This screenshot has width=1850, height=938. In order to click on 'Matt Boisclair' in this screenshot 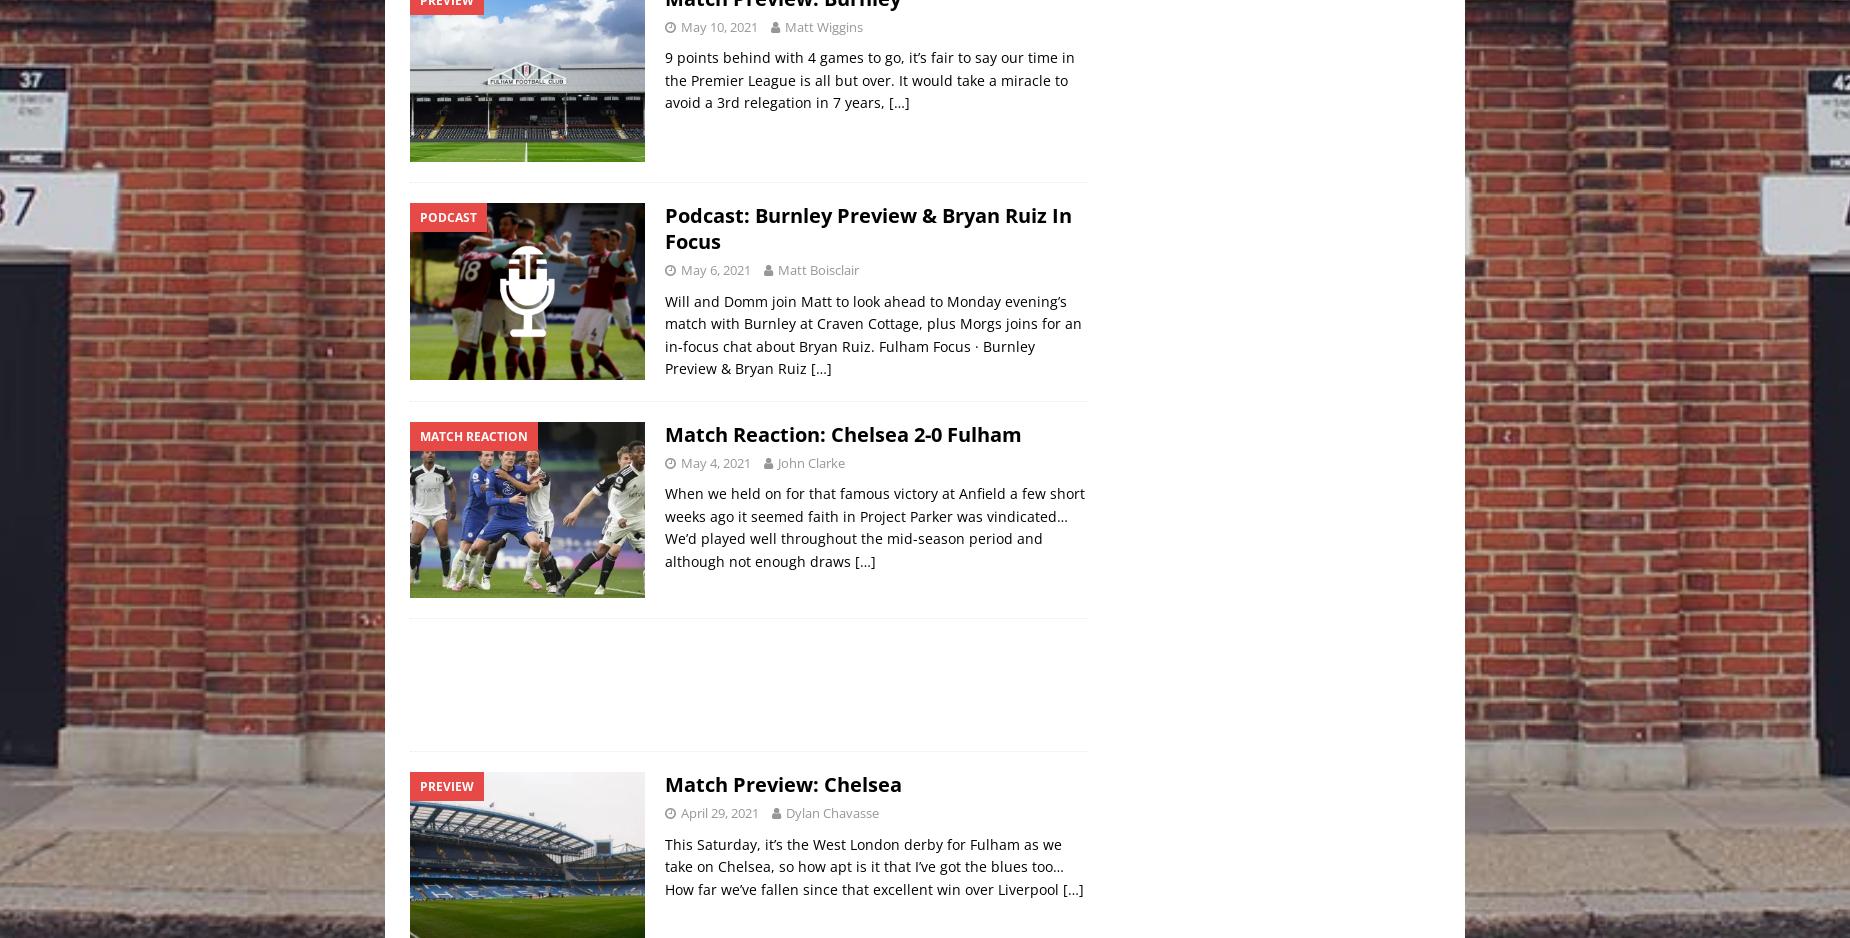, I will do `click(818, 269)`.